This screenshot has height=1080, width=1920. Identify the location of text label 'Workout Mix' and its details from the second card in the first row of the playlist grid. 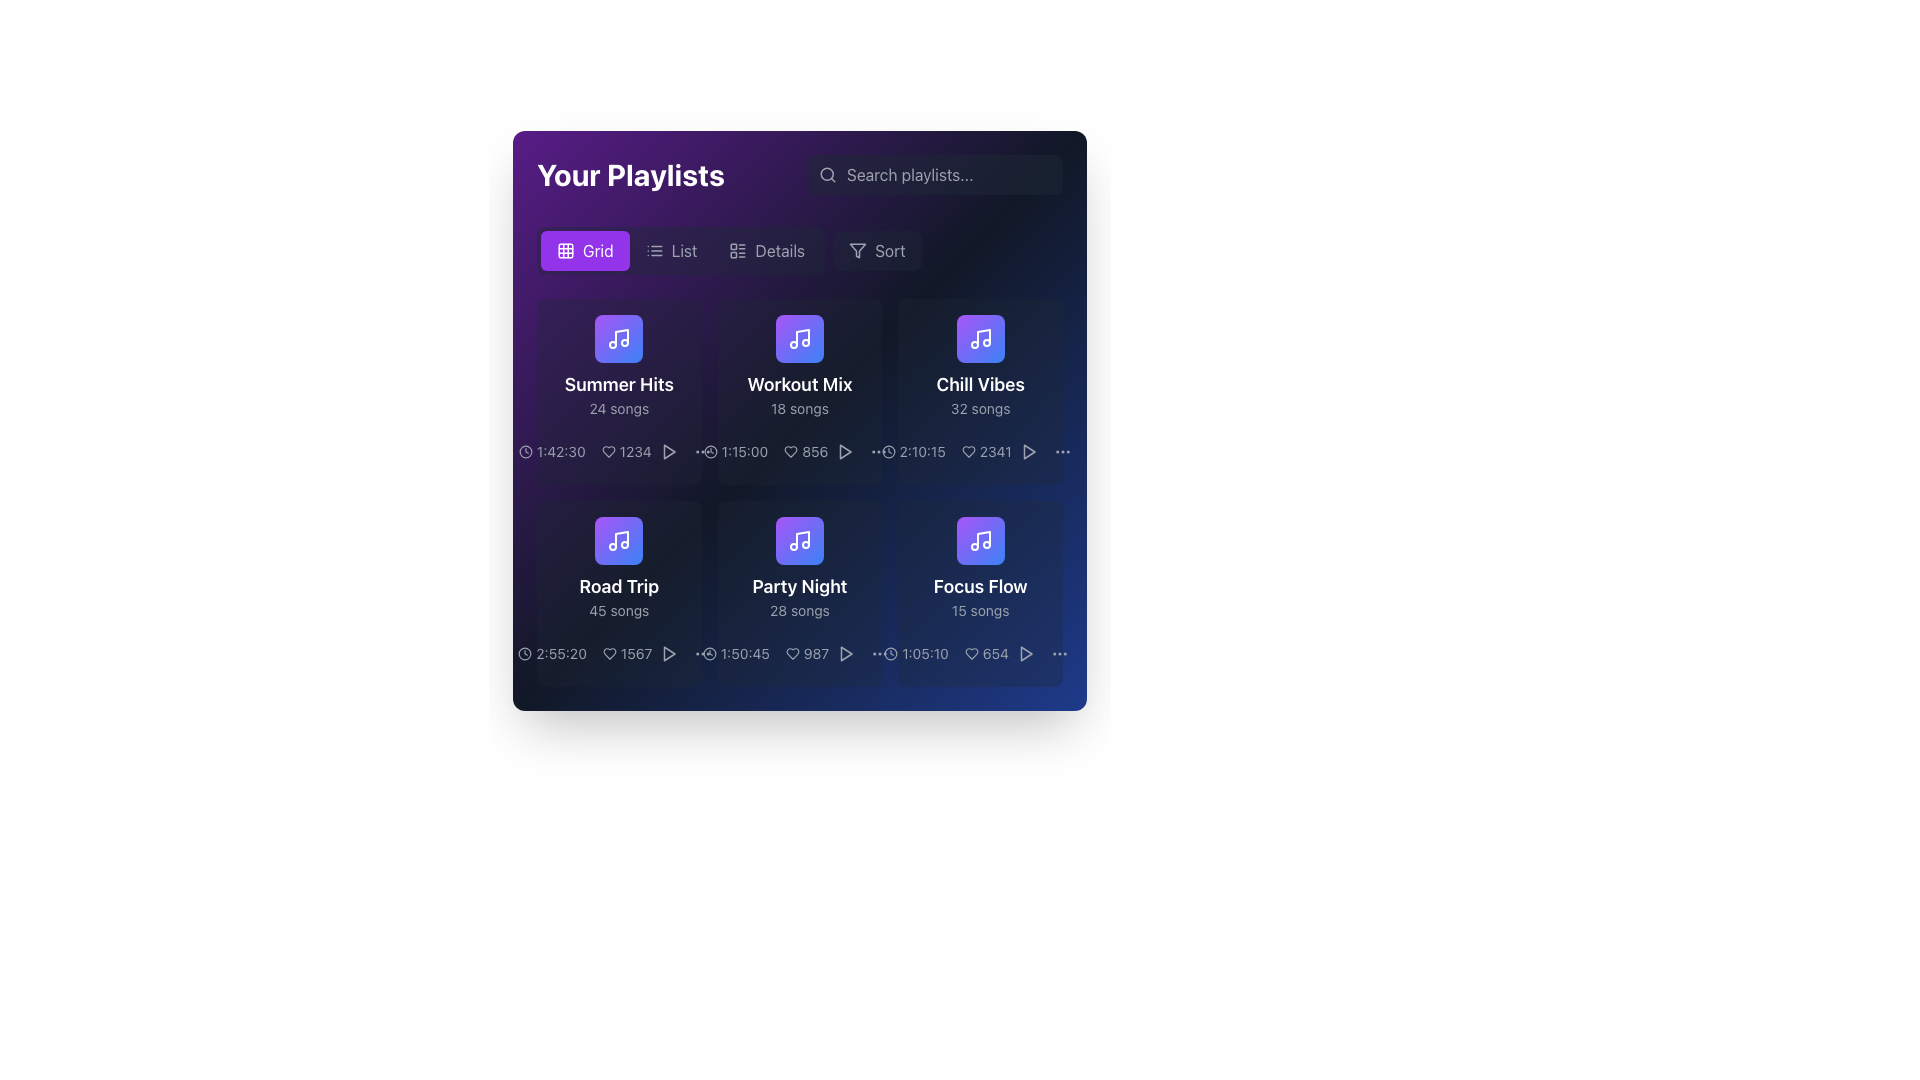
(800, 394).